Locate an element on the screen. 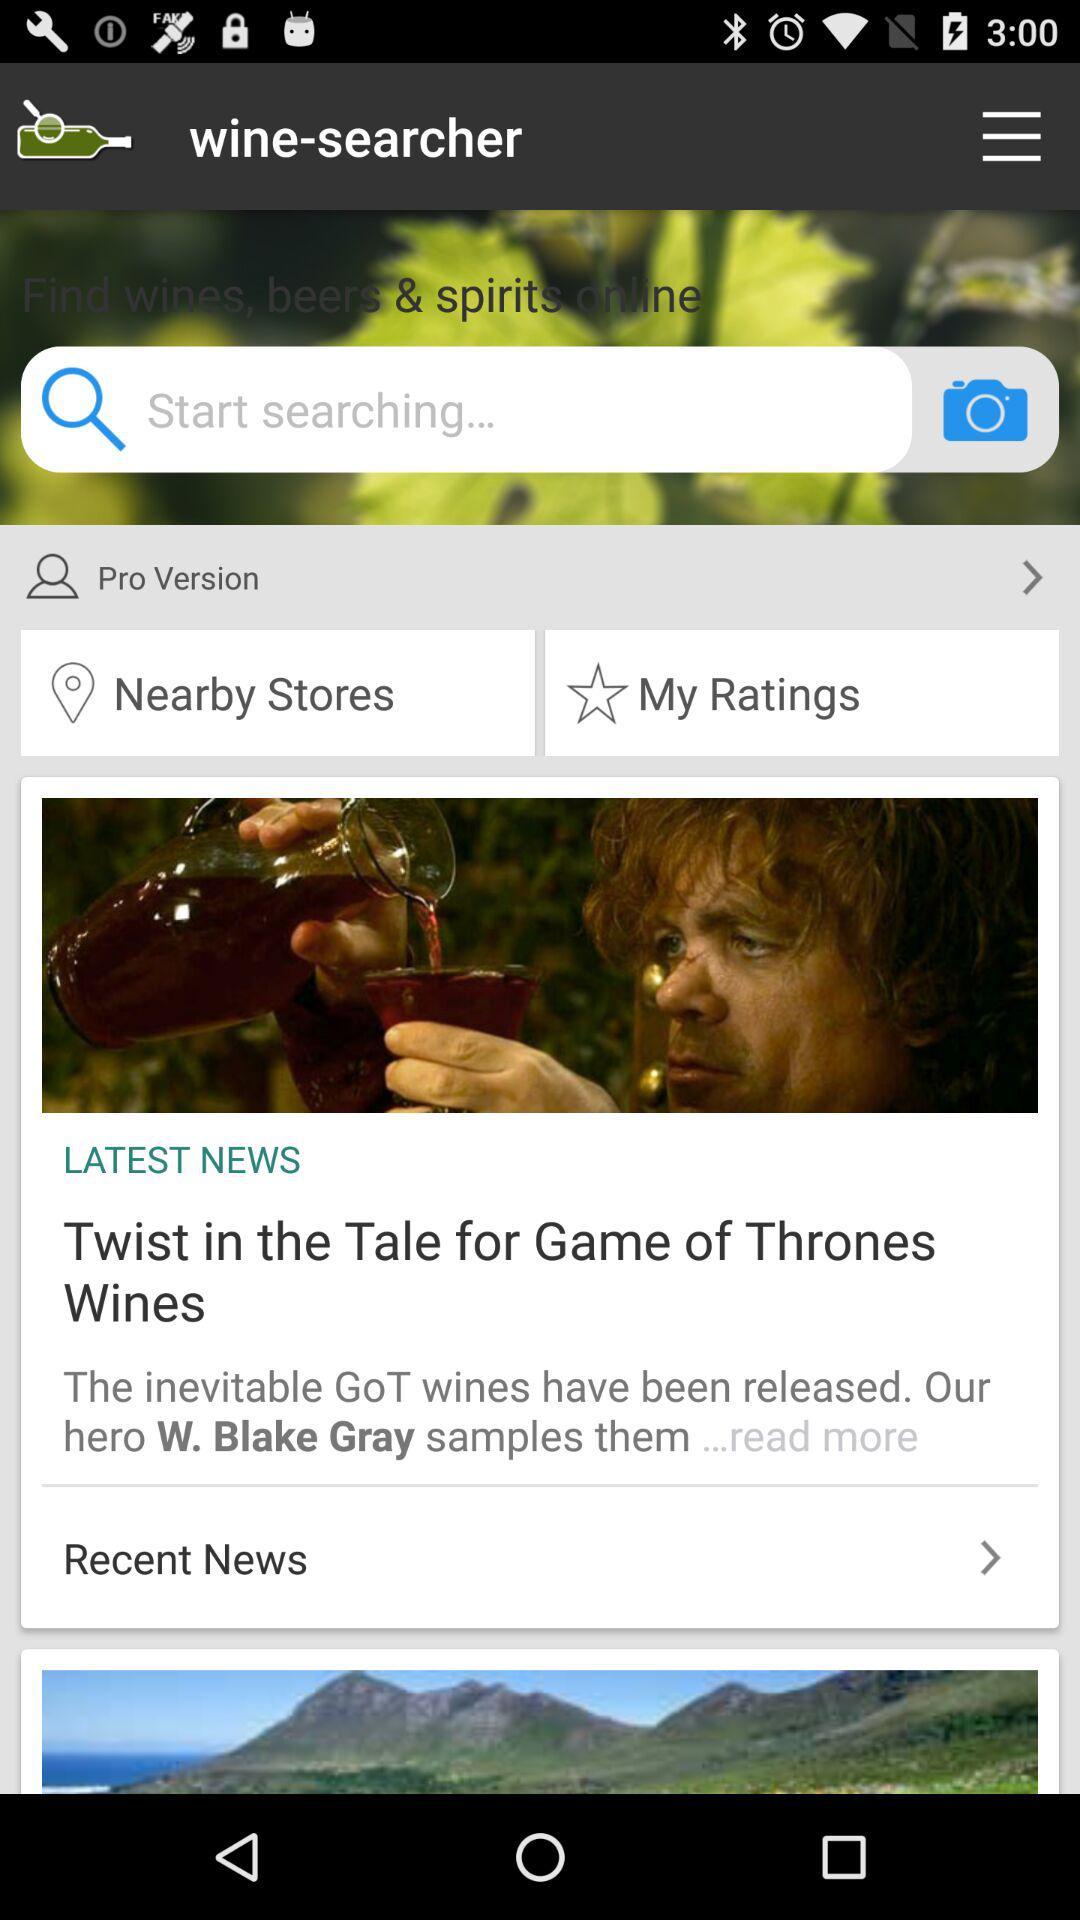 This screenshot has width=1080, height=1920. the icon below pro version item is located at coordinates (801, 692).